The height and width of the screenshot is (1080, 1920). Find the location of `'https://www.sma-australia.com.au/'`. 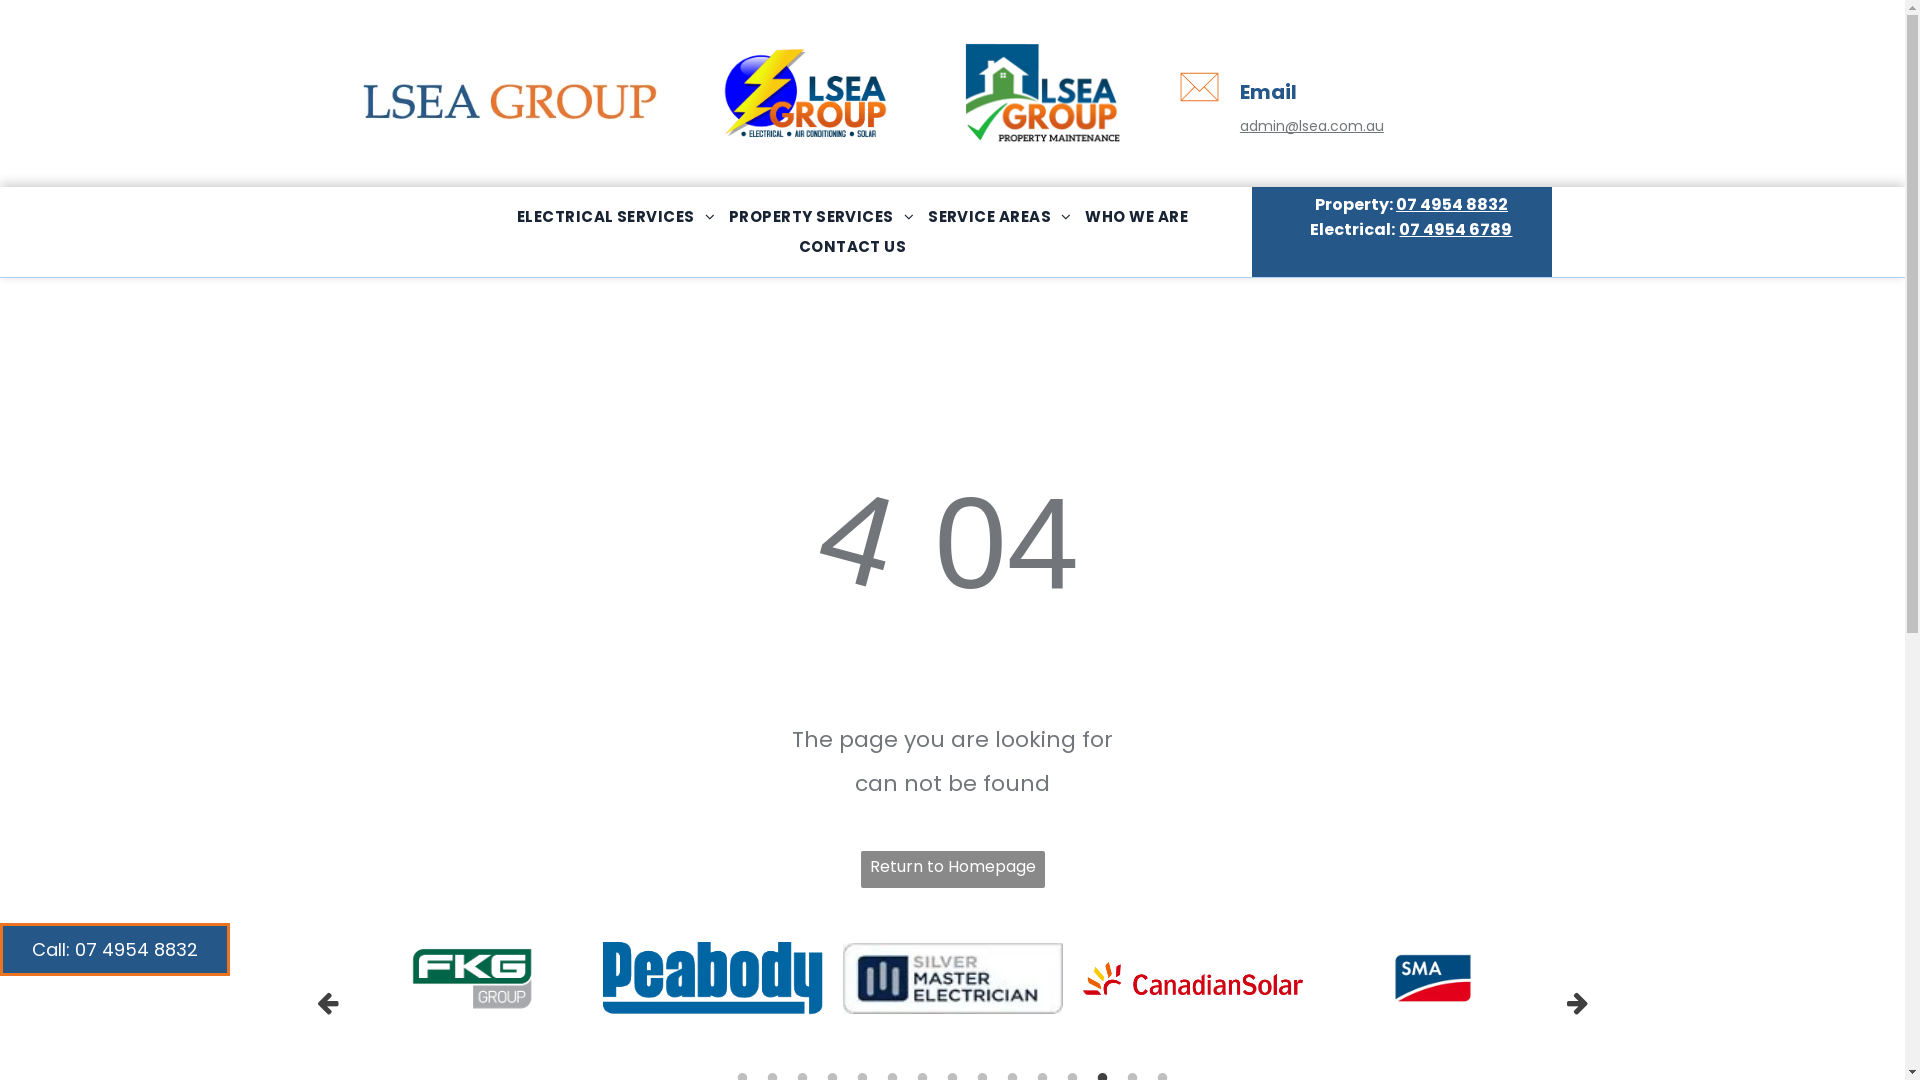

'https://www.sma-australia.com.au/' is located at coordinates (1391, 977).